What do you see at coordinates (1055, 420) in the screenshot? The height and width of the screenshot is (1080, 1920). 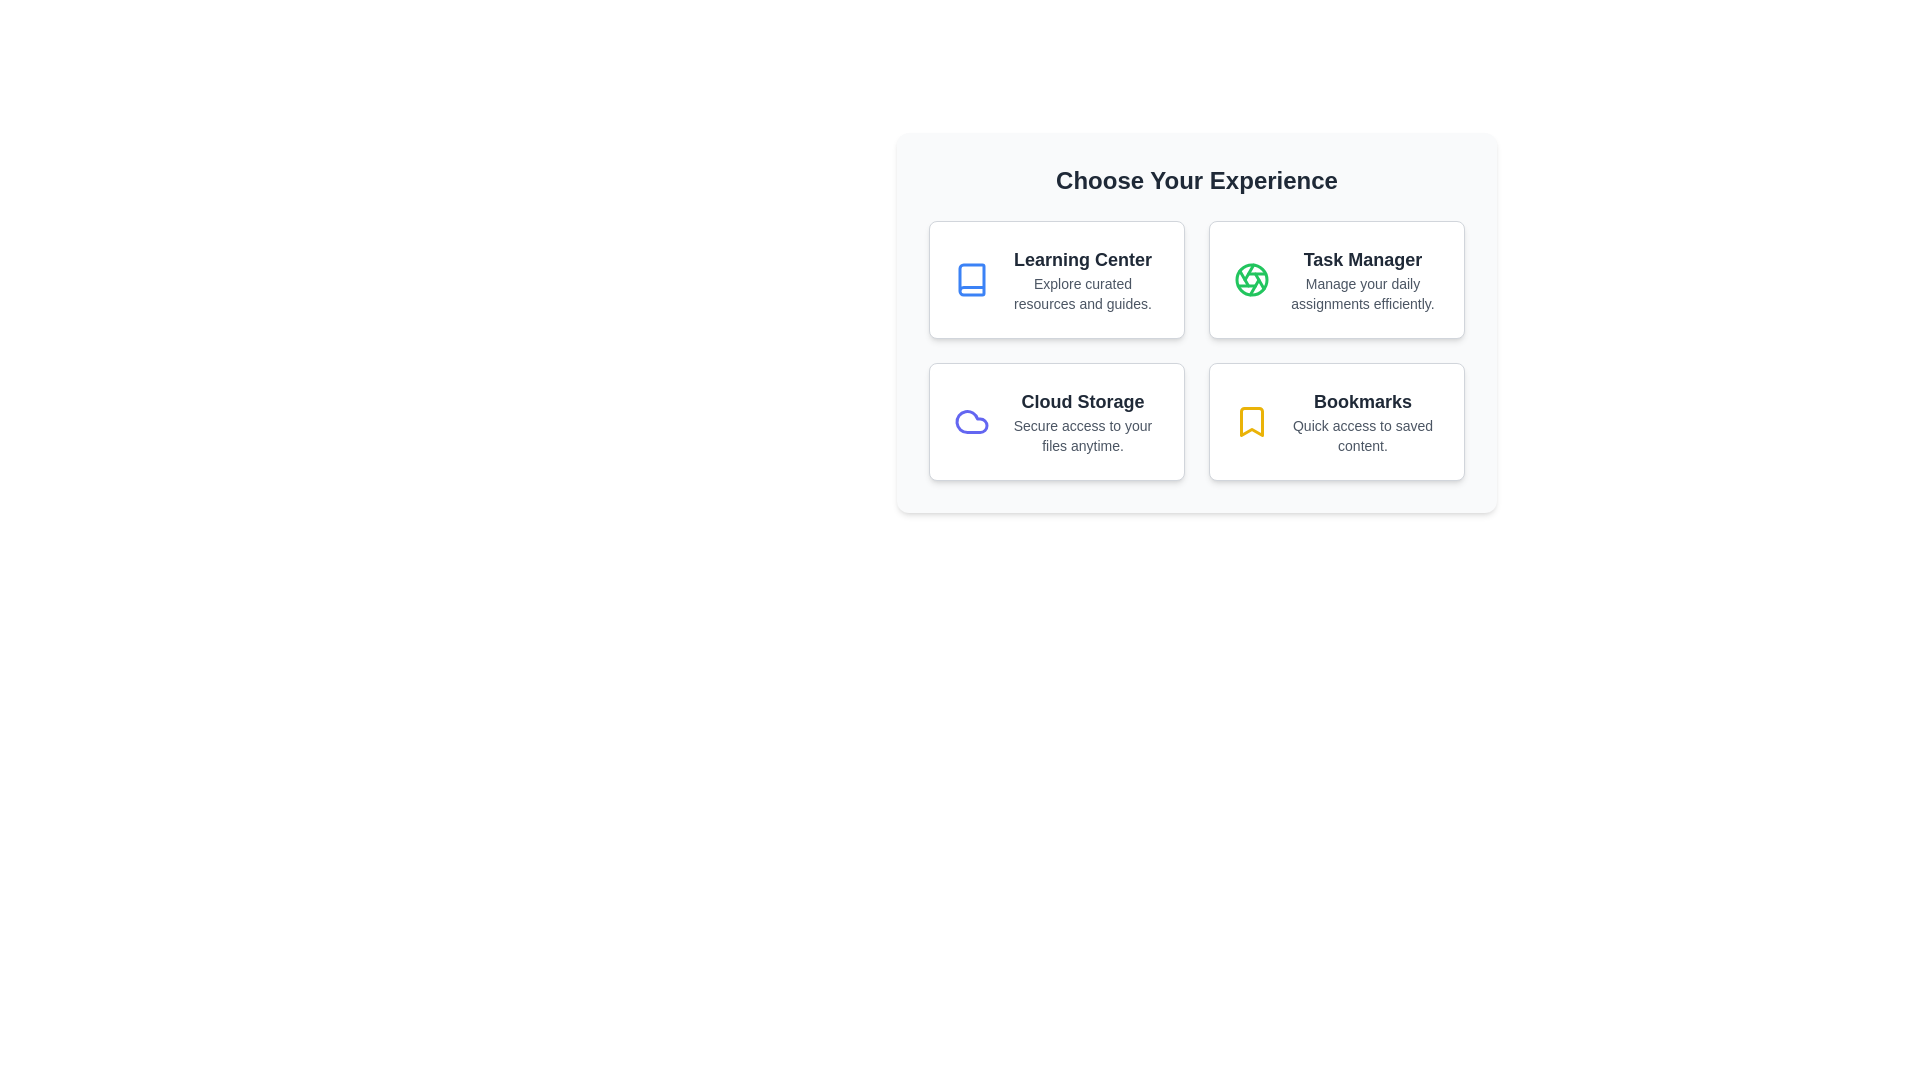 I see `the third card in the grid, which represents the 'Cloud Storage' option` at bounding box center [1055, 420].